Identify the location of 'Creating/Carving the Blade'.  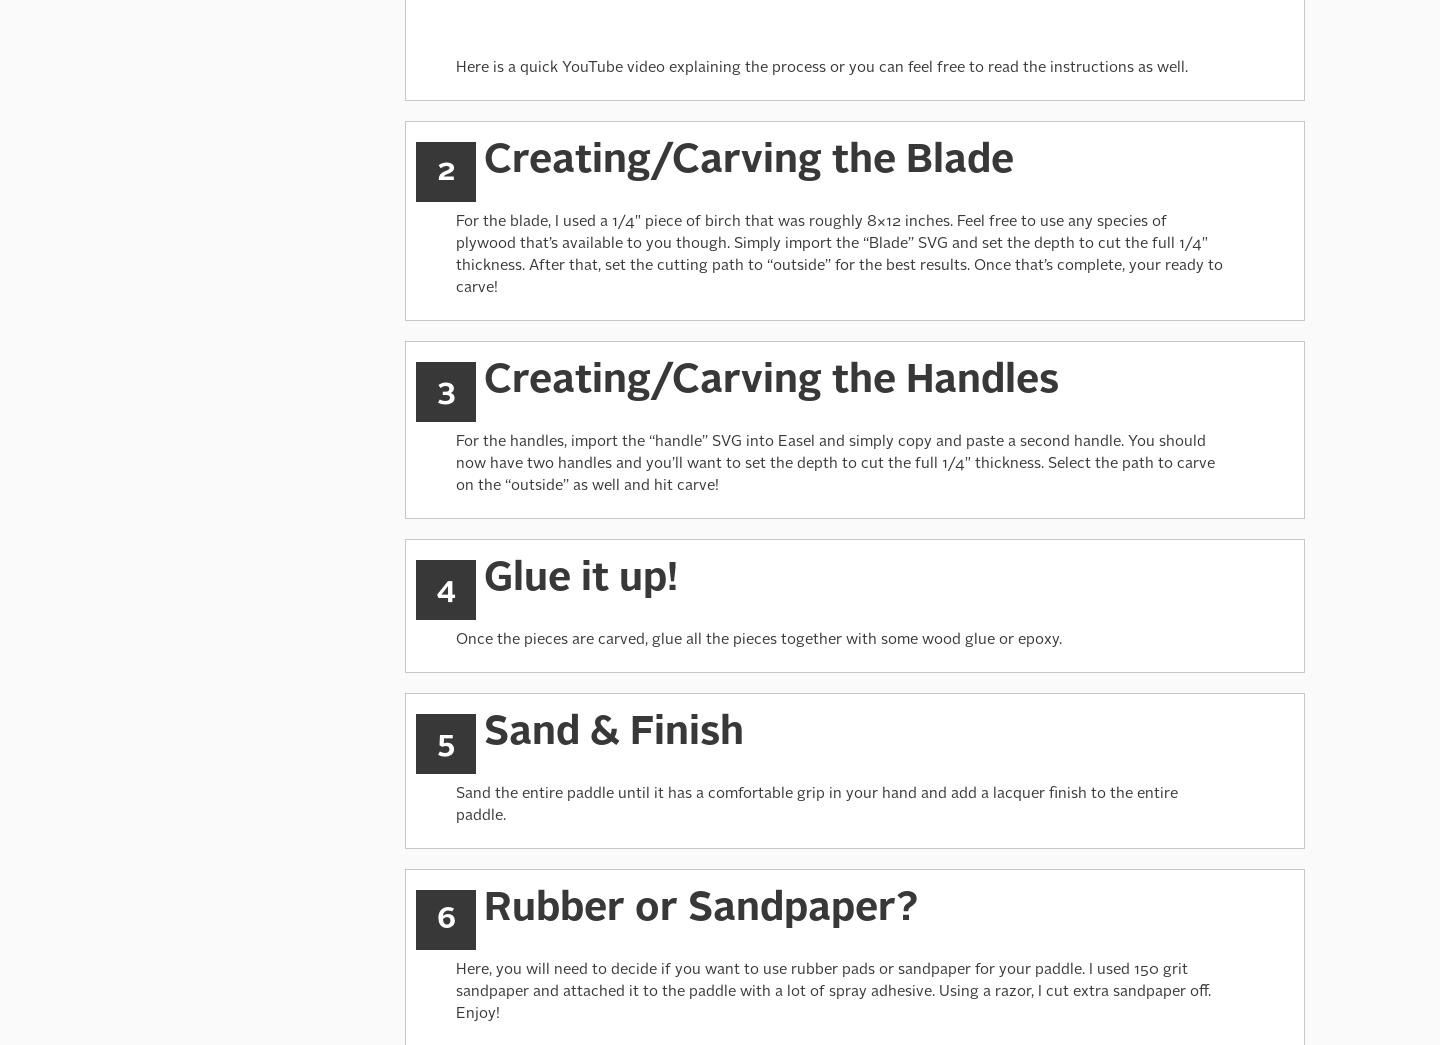
(747, 160).